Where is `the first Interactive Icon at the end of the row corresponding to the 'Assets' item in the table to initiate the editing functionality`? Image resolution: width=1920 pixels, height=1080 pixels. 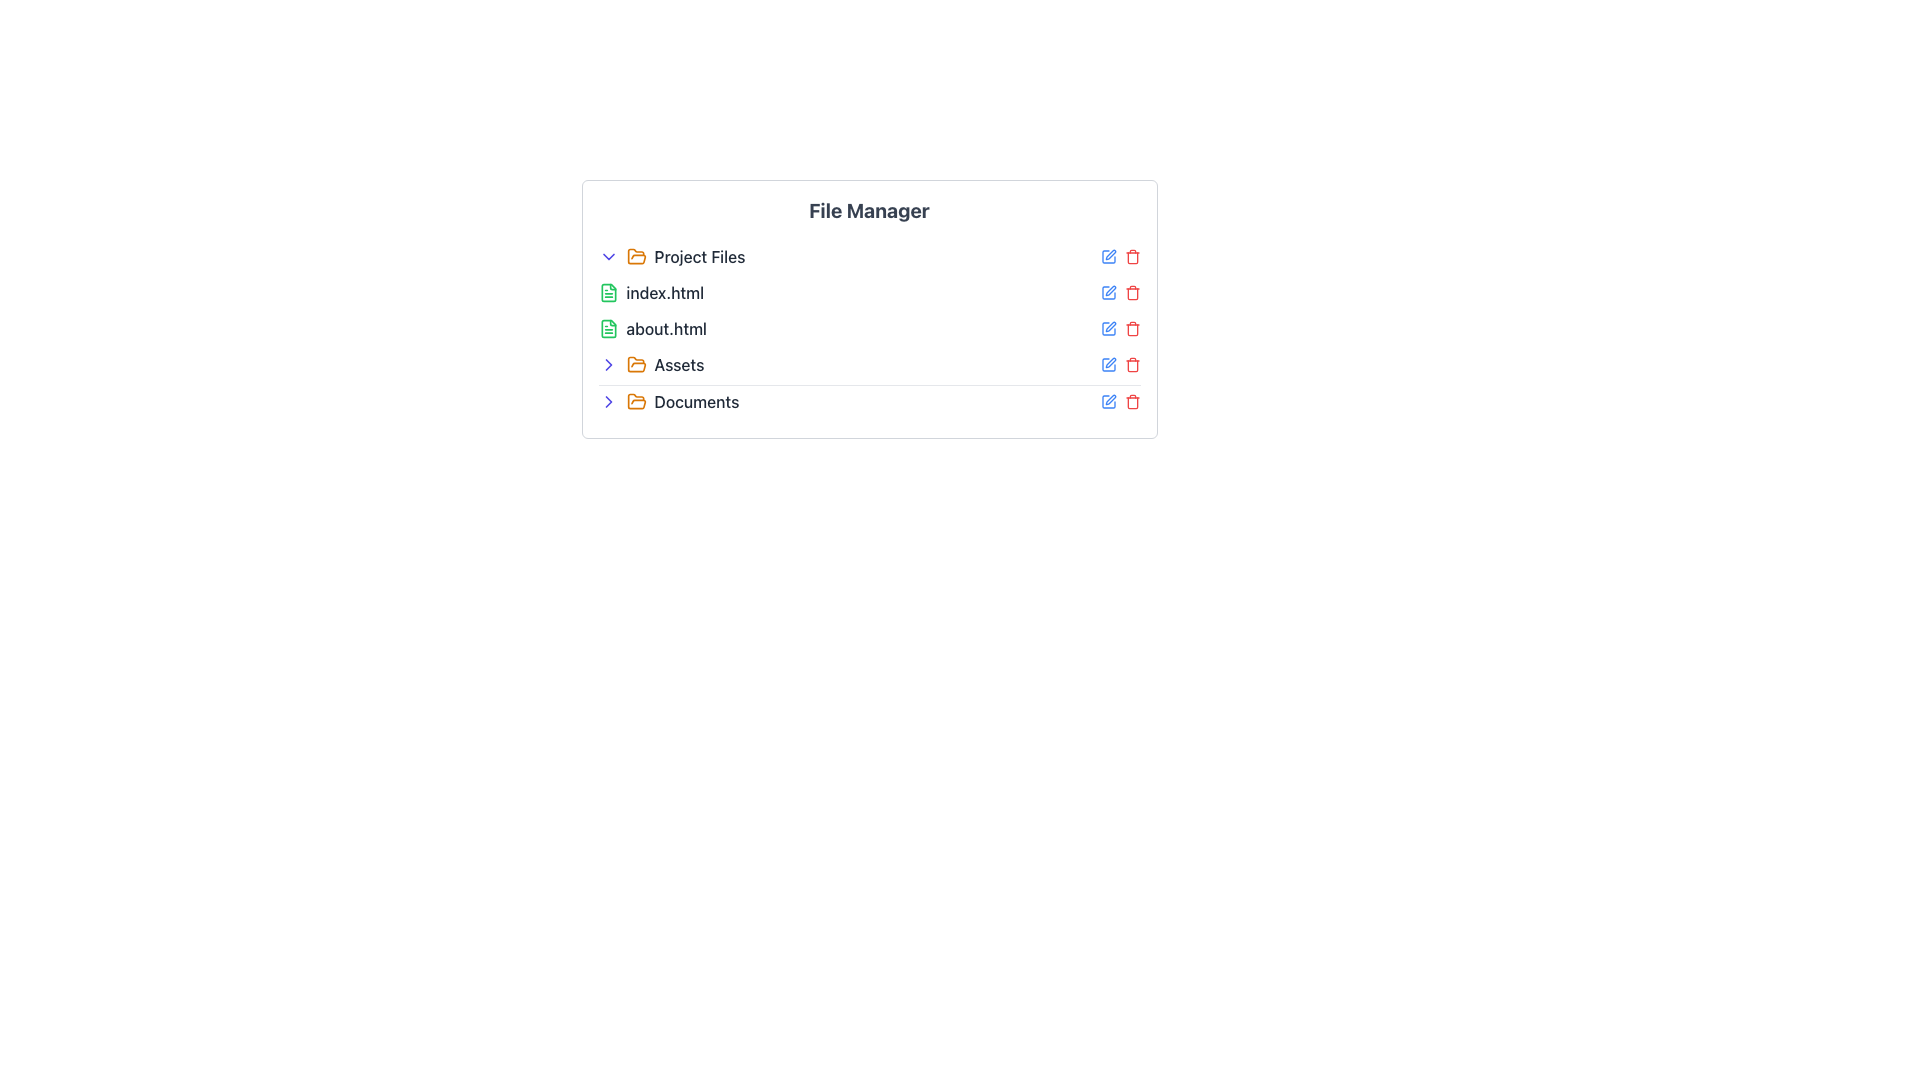 the first Interactive Icon at the end of the row corresponding to the 'Assets' item in the table to initiate the editing functionality is located at coordinates (1107, 365).